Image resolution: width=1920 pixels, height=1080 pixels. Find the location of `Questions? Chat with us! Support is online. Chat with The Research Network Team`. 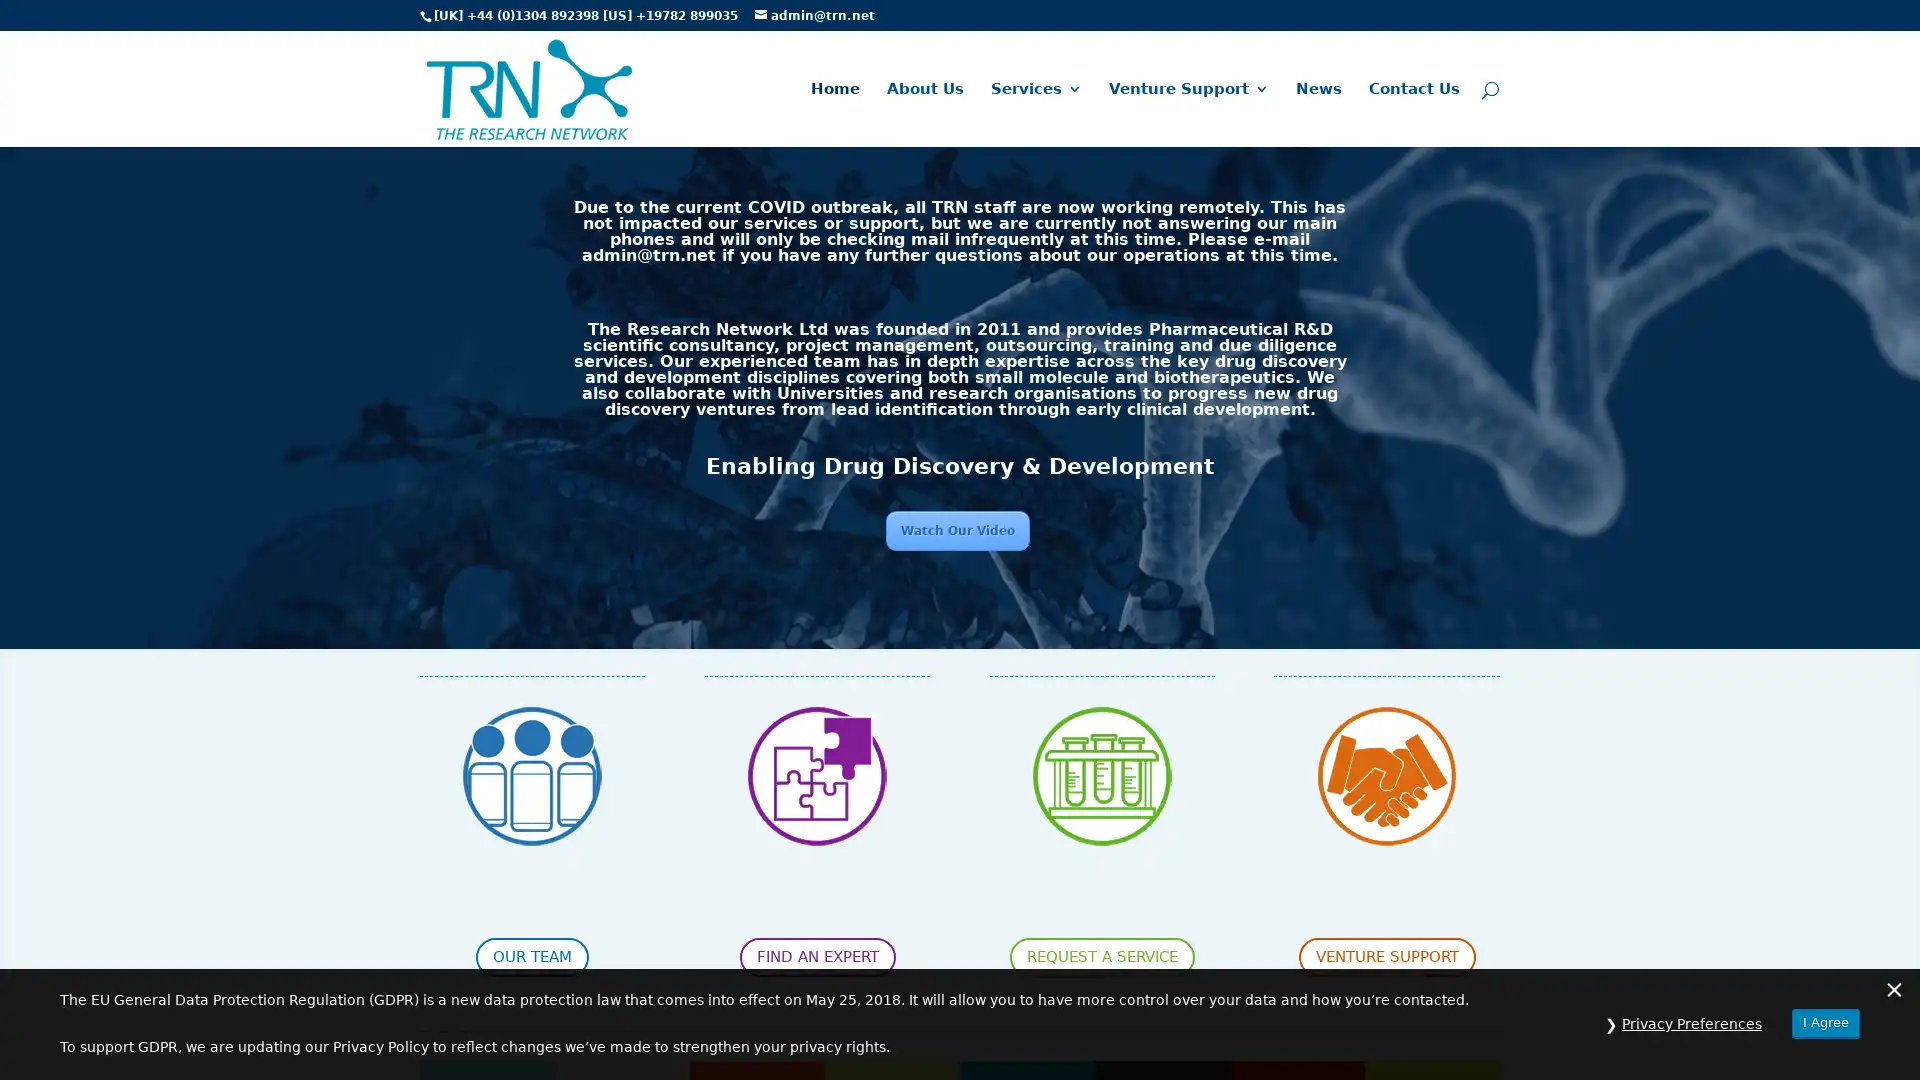

Questions? Chat with us! Support is online. Chat with The Research Network Team is located at coordinates (1865, 1029).